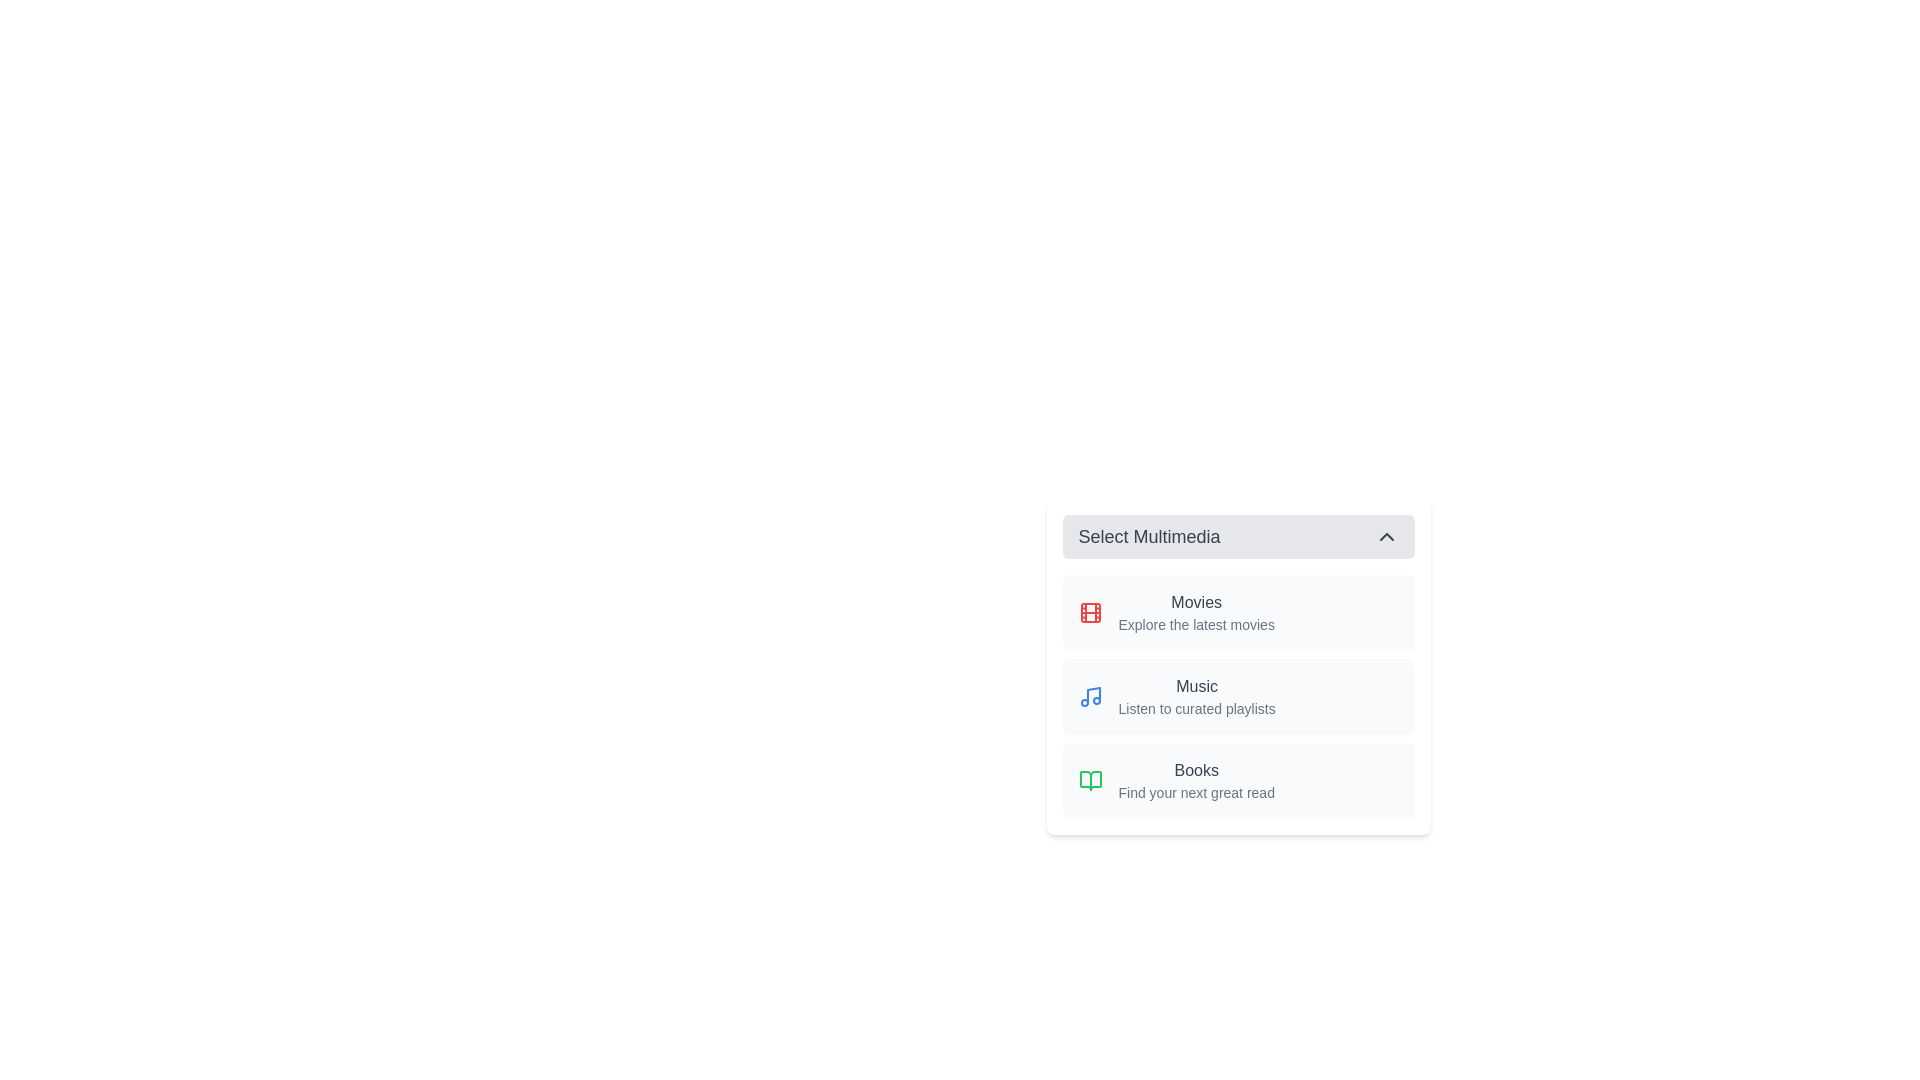 The image size is (1920, 1080). I want to click on the red movie reel icon located on the leftmost part of the first entry in the multimedia options list, adjacent to the 'Movies' title and description, so click(1089, 612).